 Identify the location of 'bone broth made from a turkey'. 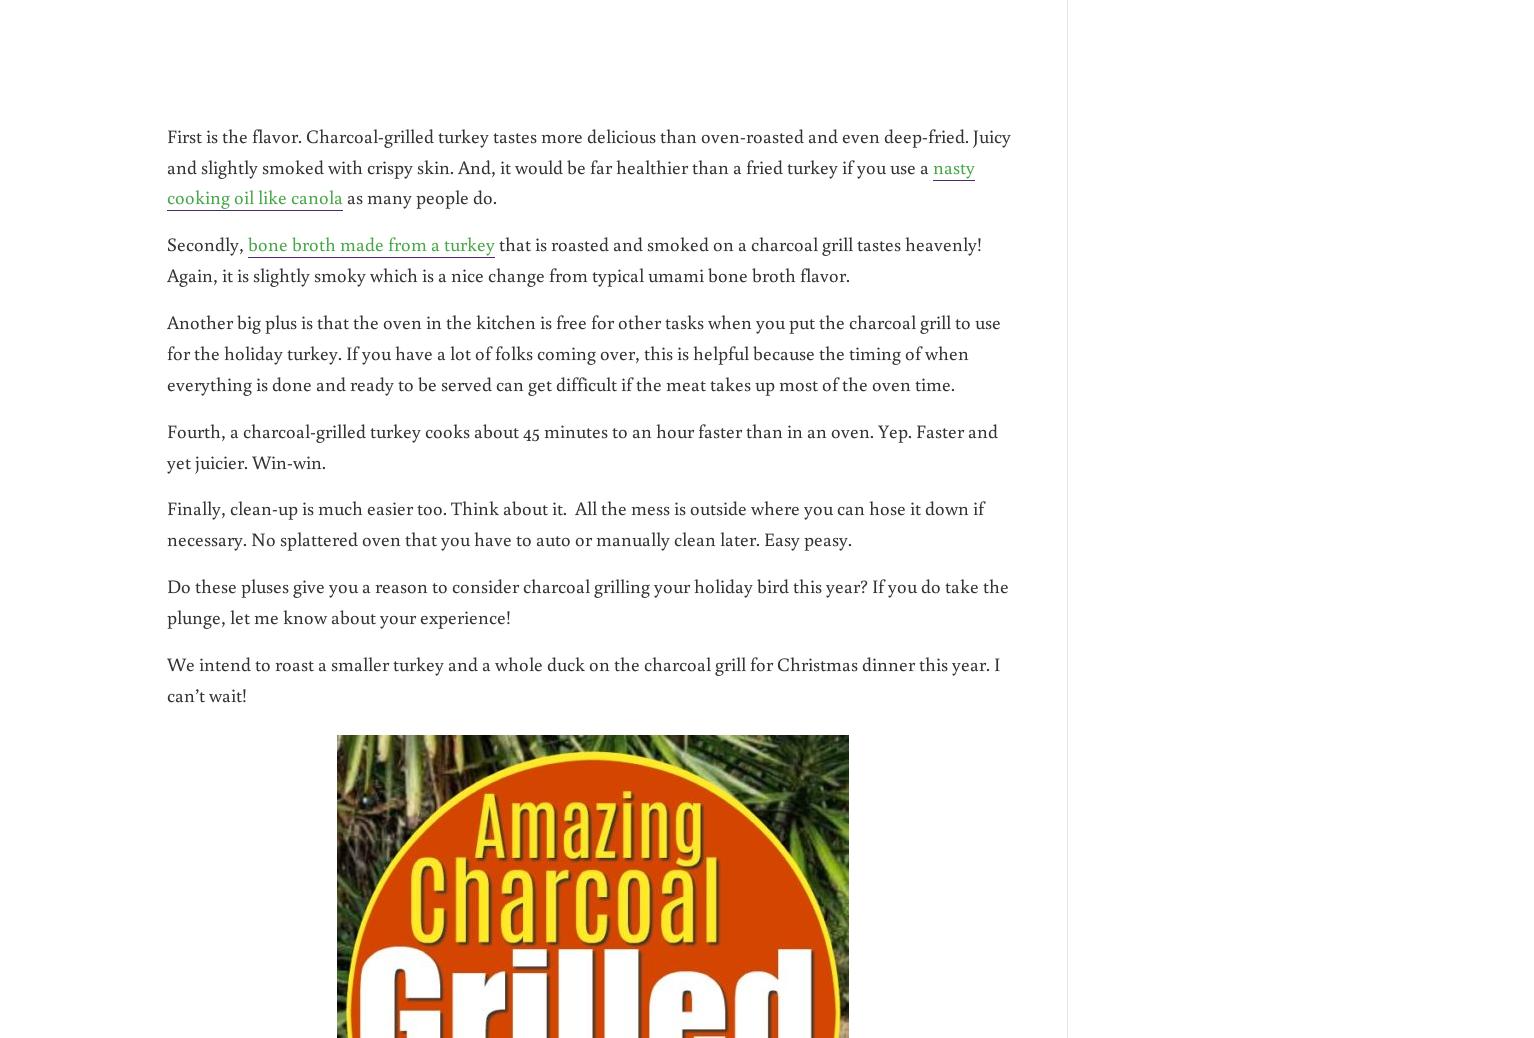
(371, 242).